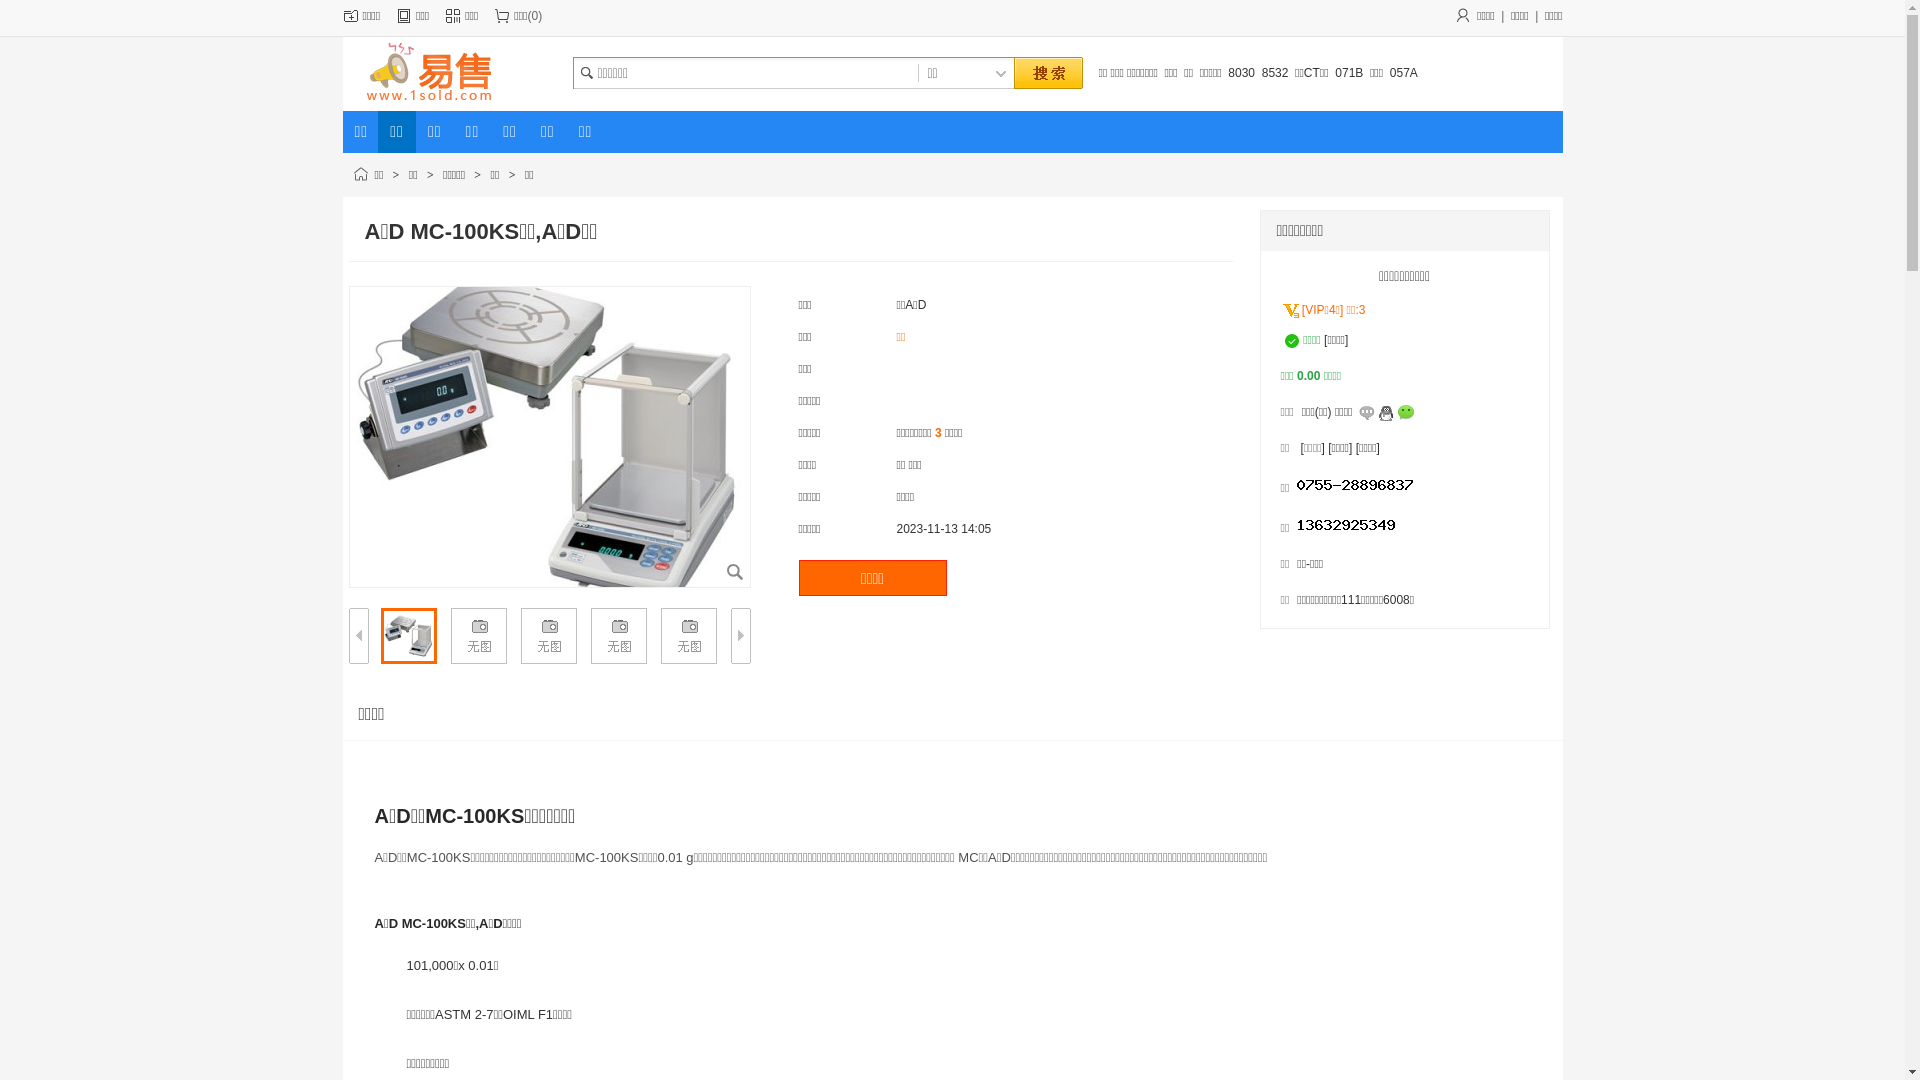 This screenshot has width=1920, height=1080. I want to click on ' ', so click(1045, 73).